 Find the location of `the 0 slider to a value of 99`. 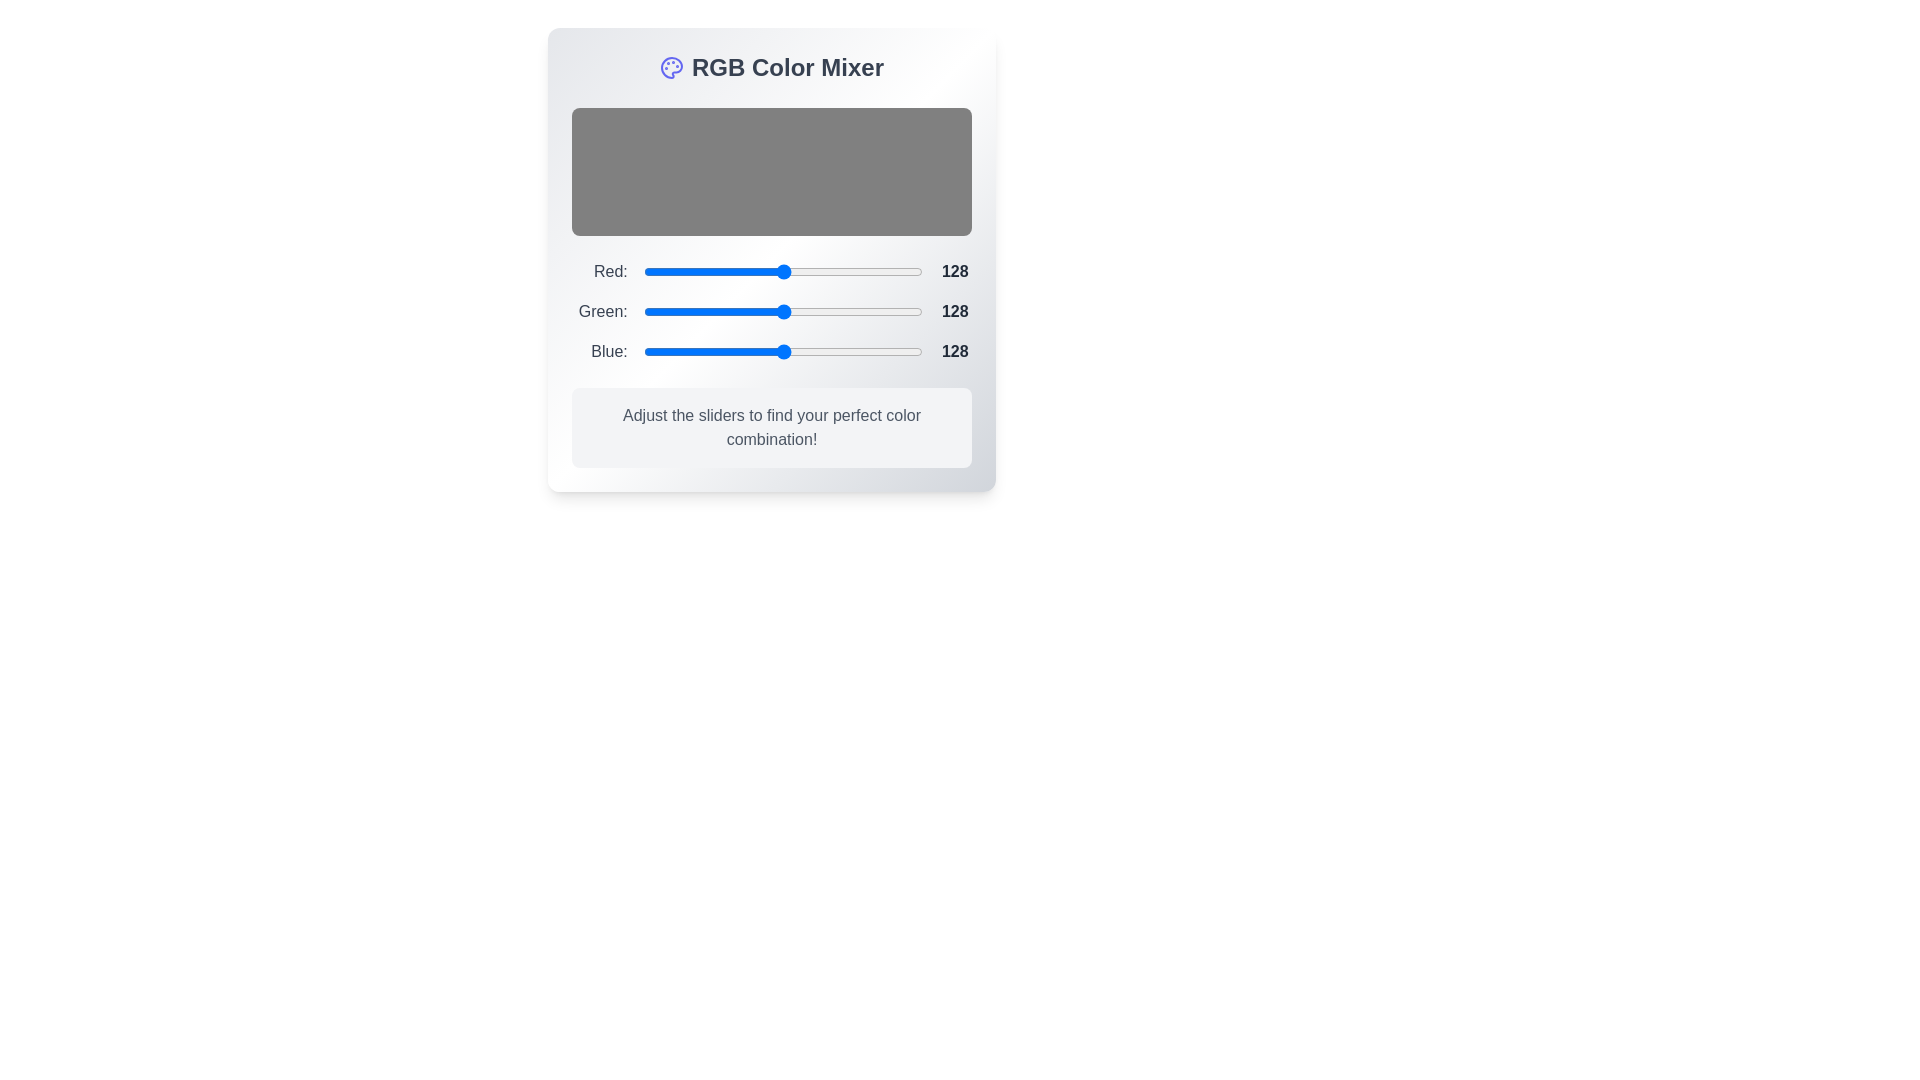

the 0 slider to a value of 99 is located at coordinates (837, 272).